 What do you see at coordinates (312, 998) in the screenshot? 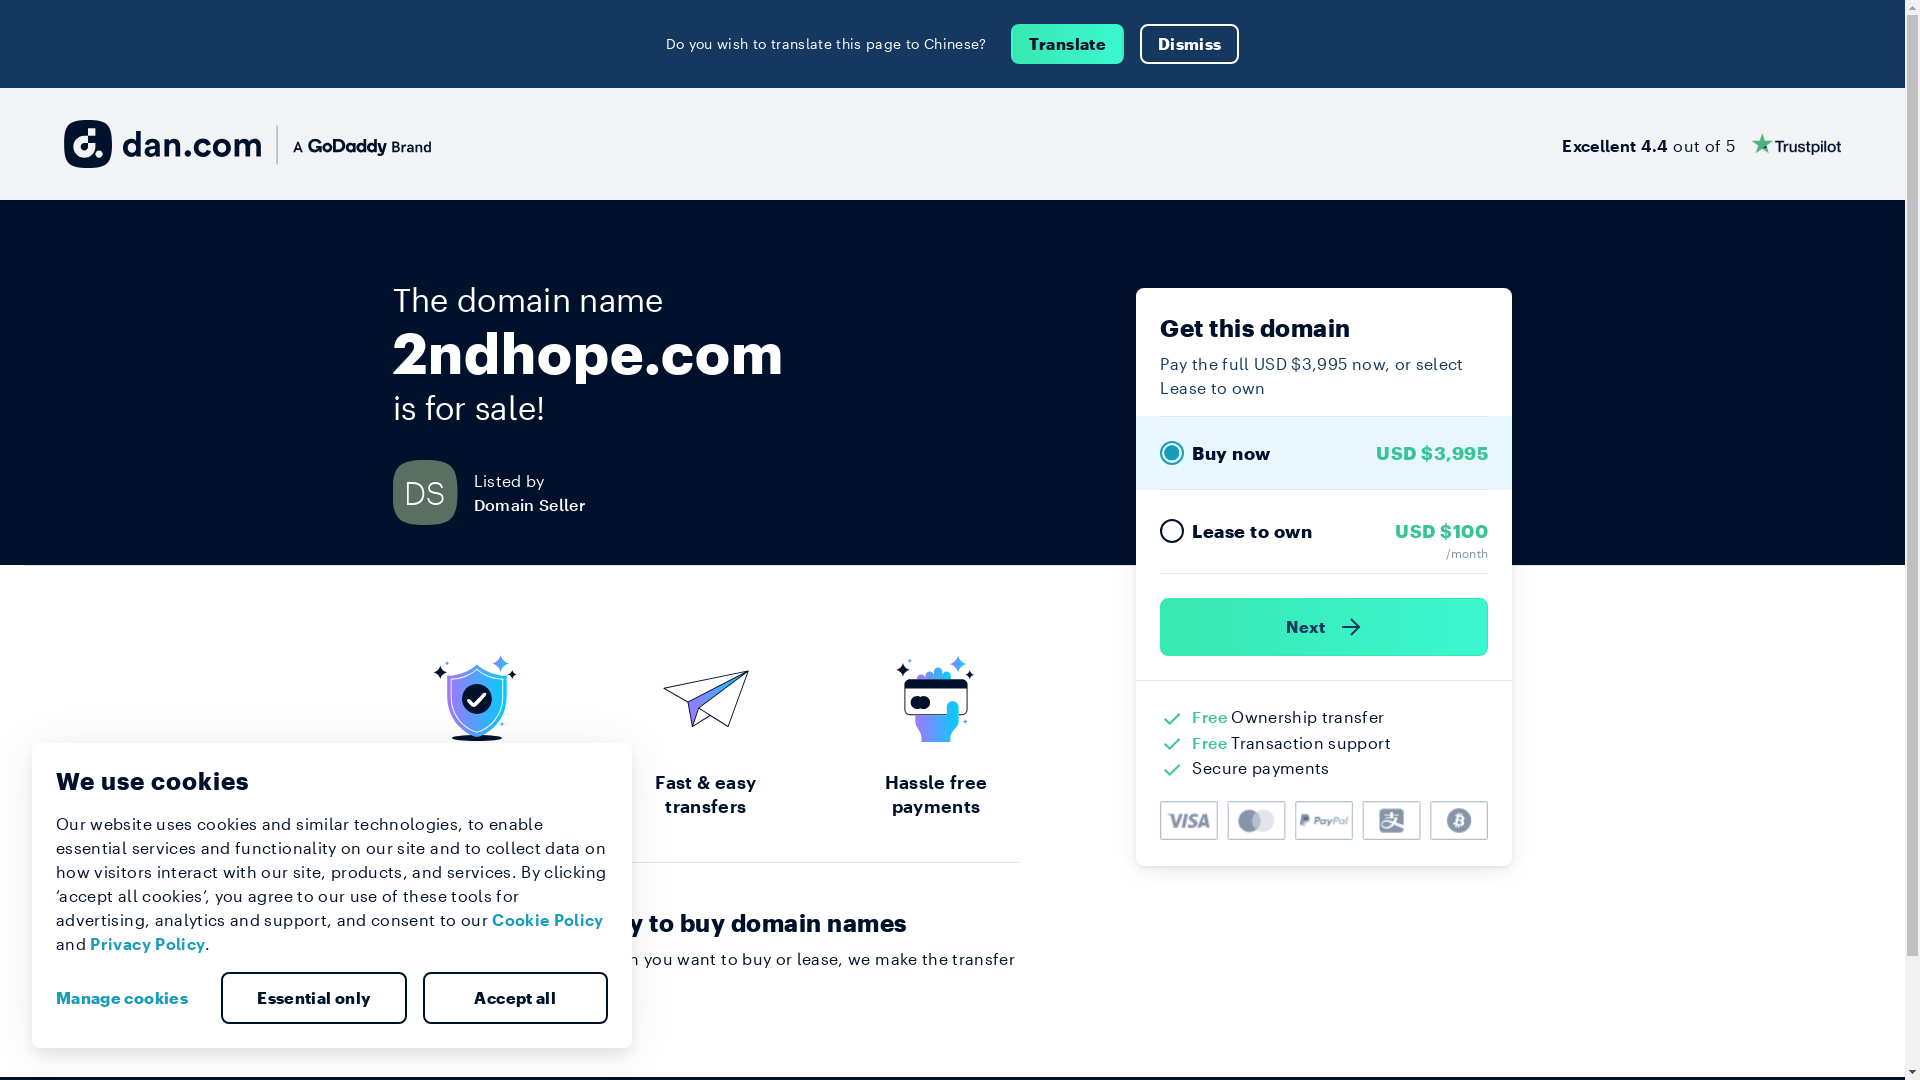
I see `'Essential only'` at bounding box center [312, 998].